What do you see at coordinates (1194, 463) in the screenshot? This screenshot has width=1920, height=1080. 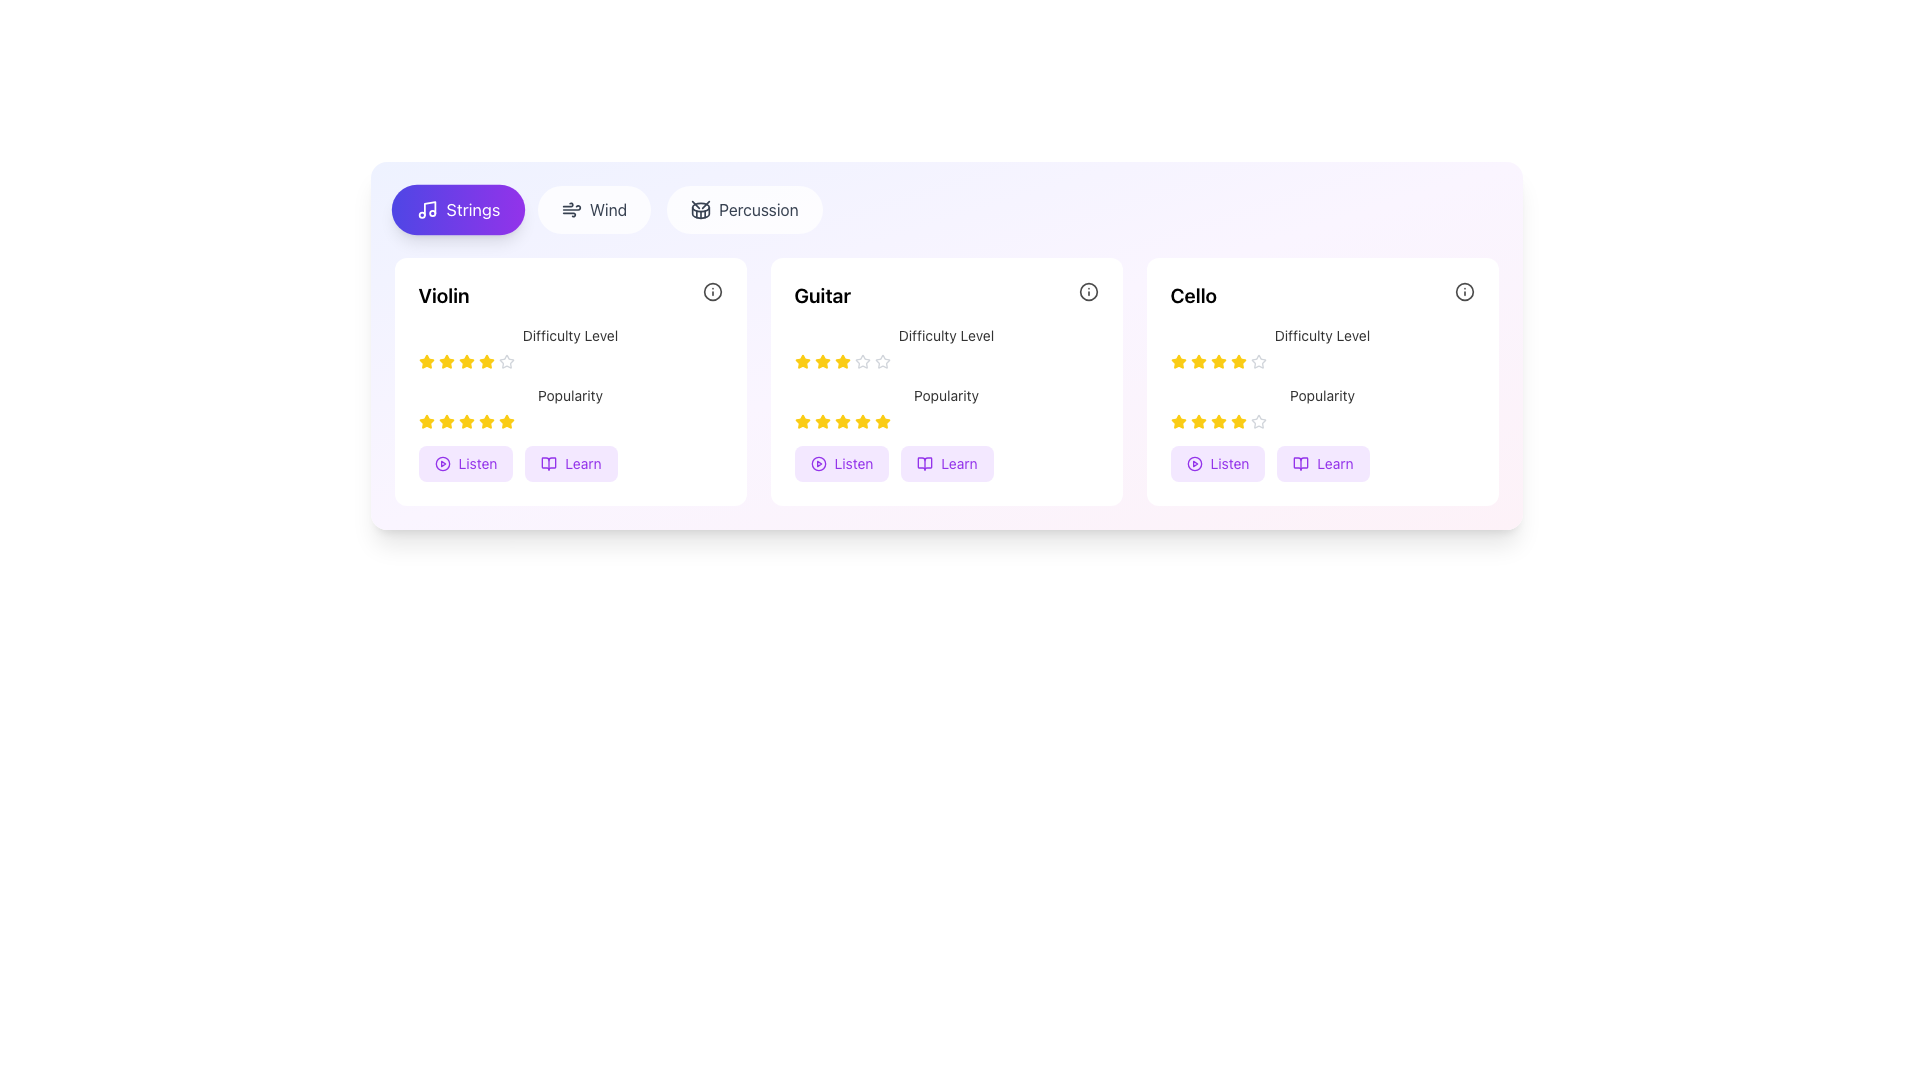 I see `the circular play button icon located centrally within the 'Cello' card` at bounding box center [1194, 463].